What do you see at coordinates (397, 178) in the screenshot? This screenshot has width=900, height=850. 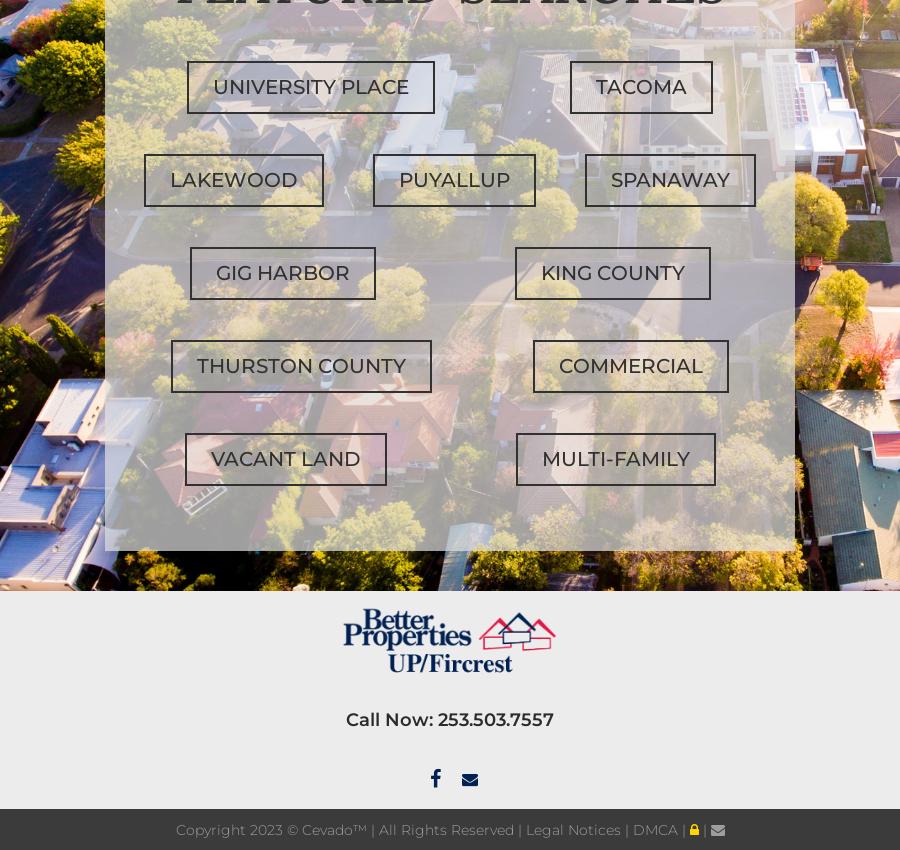 I see `'Puyallup'` at bounding box center [397, 178].